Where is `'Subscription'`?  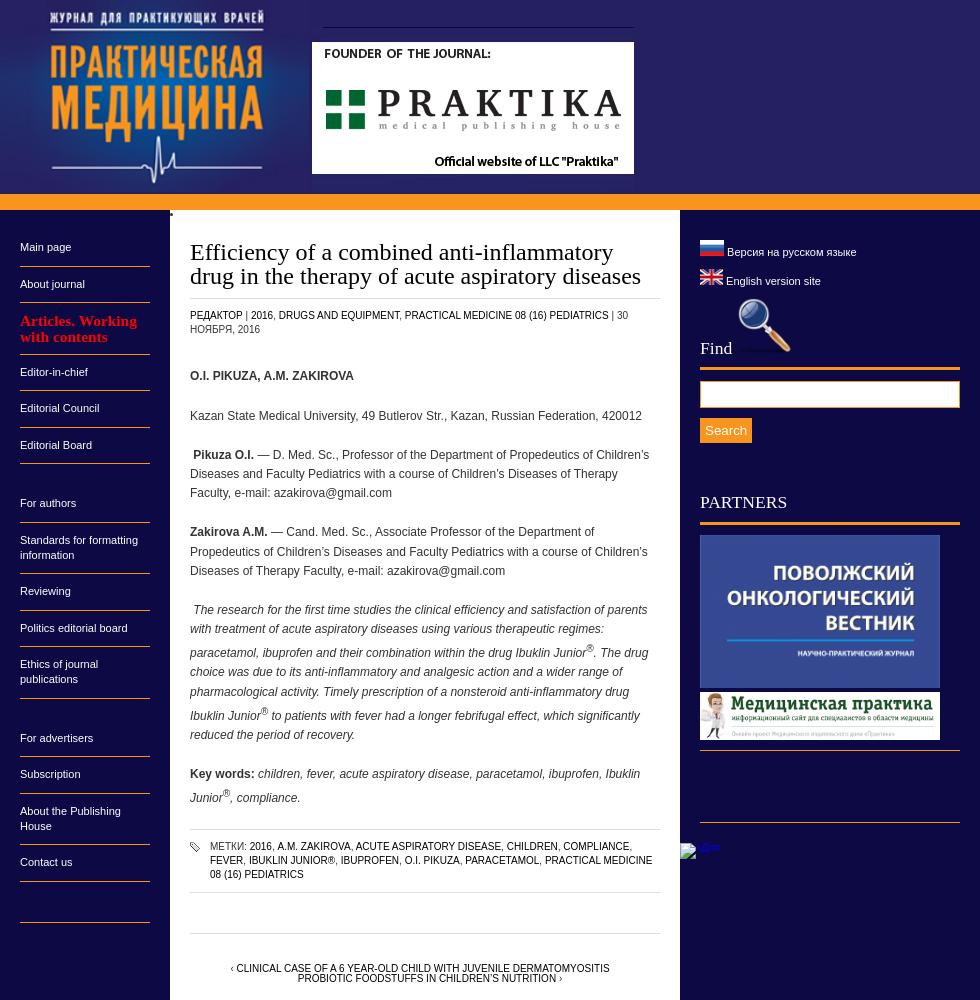
'Subscription' is located at coordinates (49, 774).